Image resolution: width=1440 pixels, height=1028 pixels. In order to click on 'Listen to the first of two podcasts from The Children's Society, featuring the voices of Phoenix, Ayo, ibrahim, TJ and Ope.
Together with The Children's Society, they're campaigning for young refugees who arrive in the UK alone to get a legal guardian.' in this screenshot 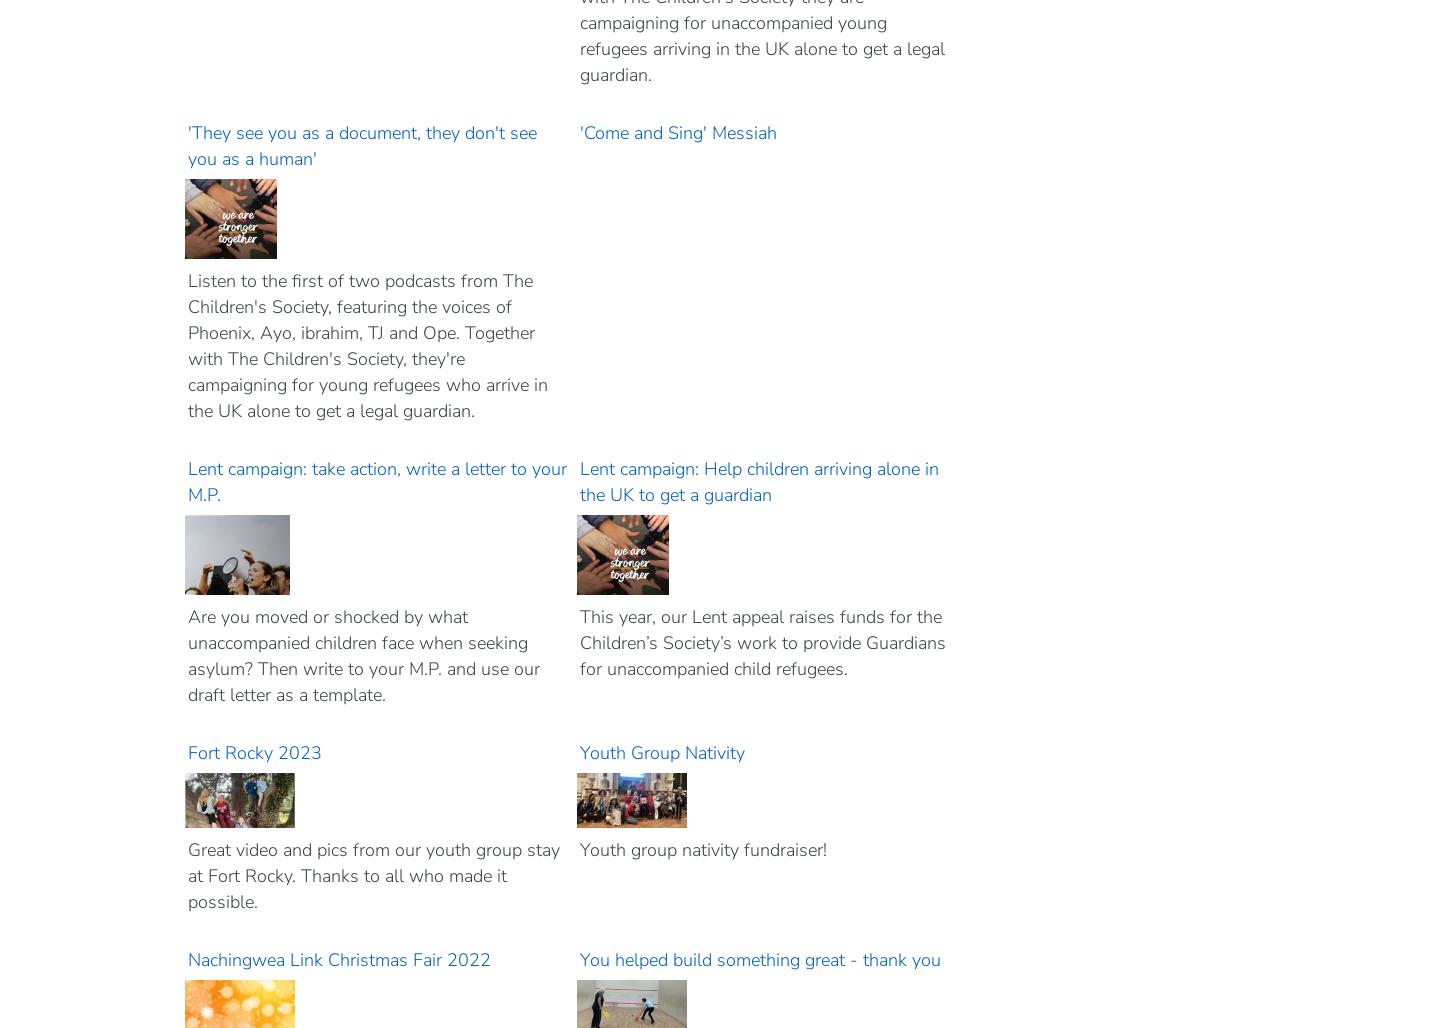, I will do `click(367, 345)`.